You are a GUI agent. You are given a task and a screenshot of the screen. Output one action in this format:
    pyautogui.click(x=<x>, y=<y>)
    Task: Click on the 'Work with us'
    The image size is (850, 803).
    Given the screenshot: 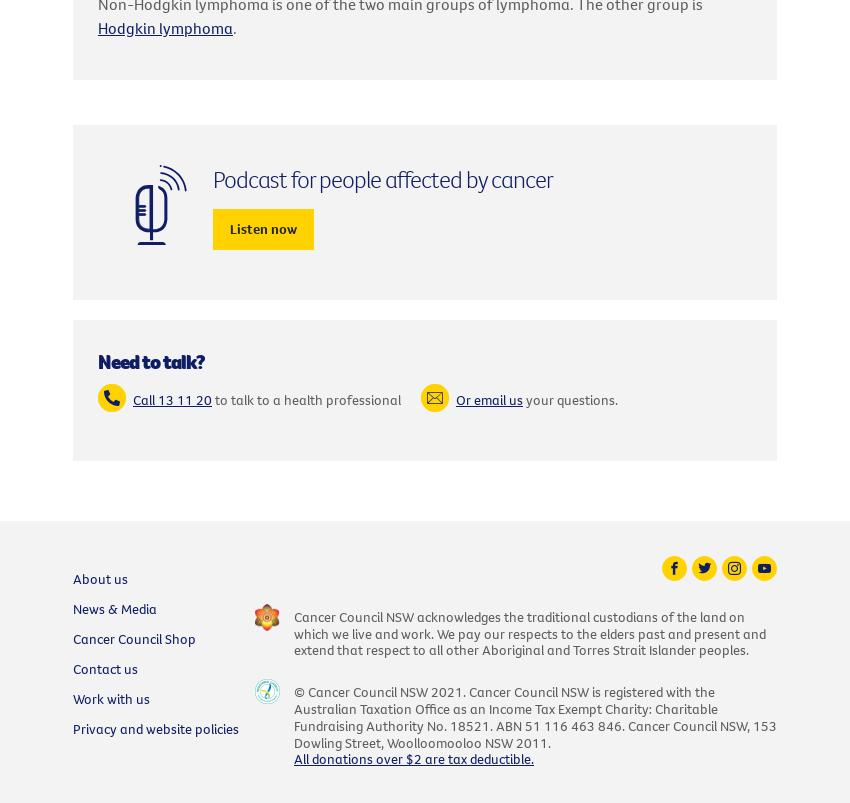 What is the action you would take?
    pyautogui.click(x=110, y=696)
    